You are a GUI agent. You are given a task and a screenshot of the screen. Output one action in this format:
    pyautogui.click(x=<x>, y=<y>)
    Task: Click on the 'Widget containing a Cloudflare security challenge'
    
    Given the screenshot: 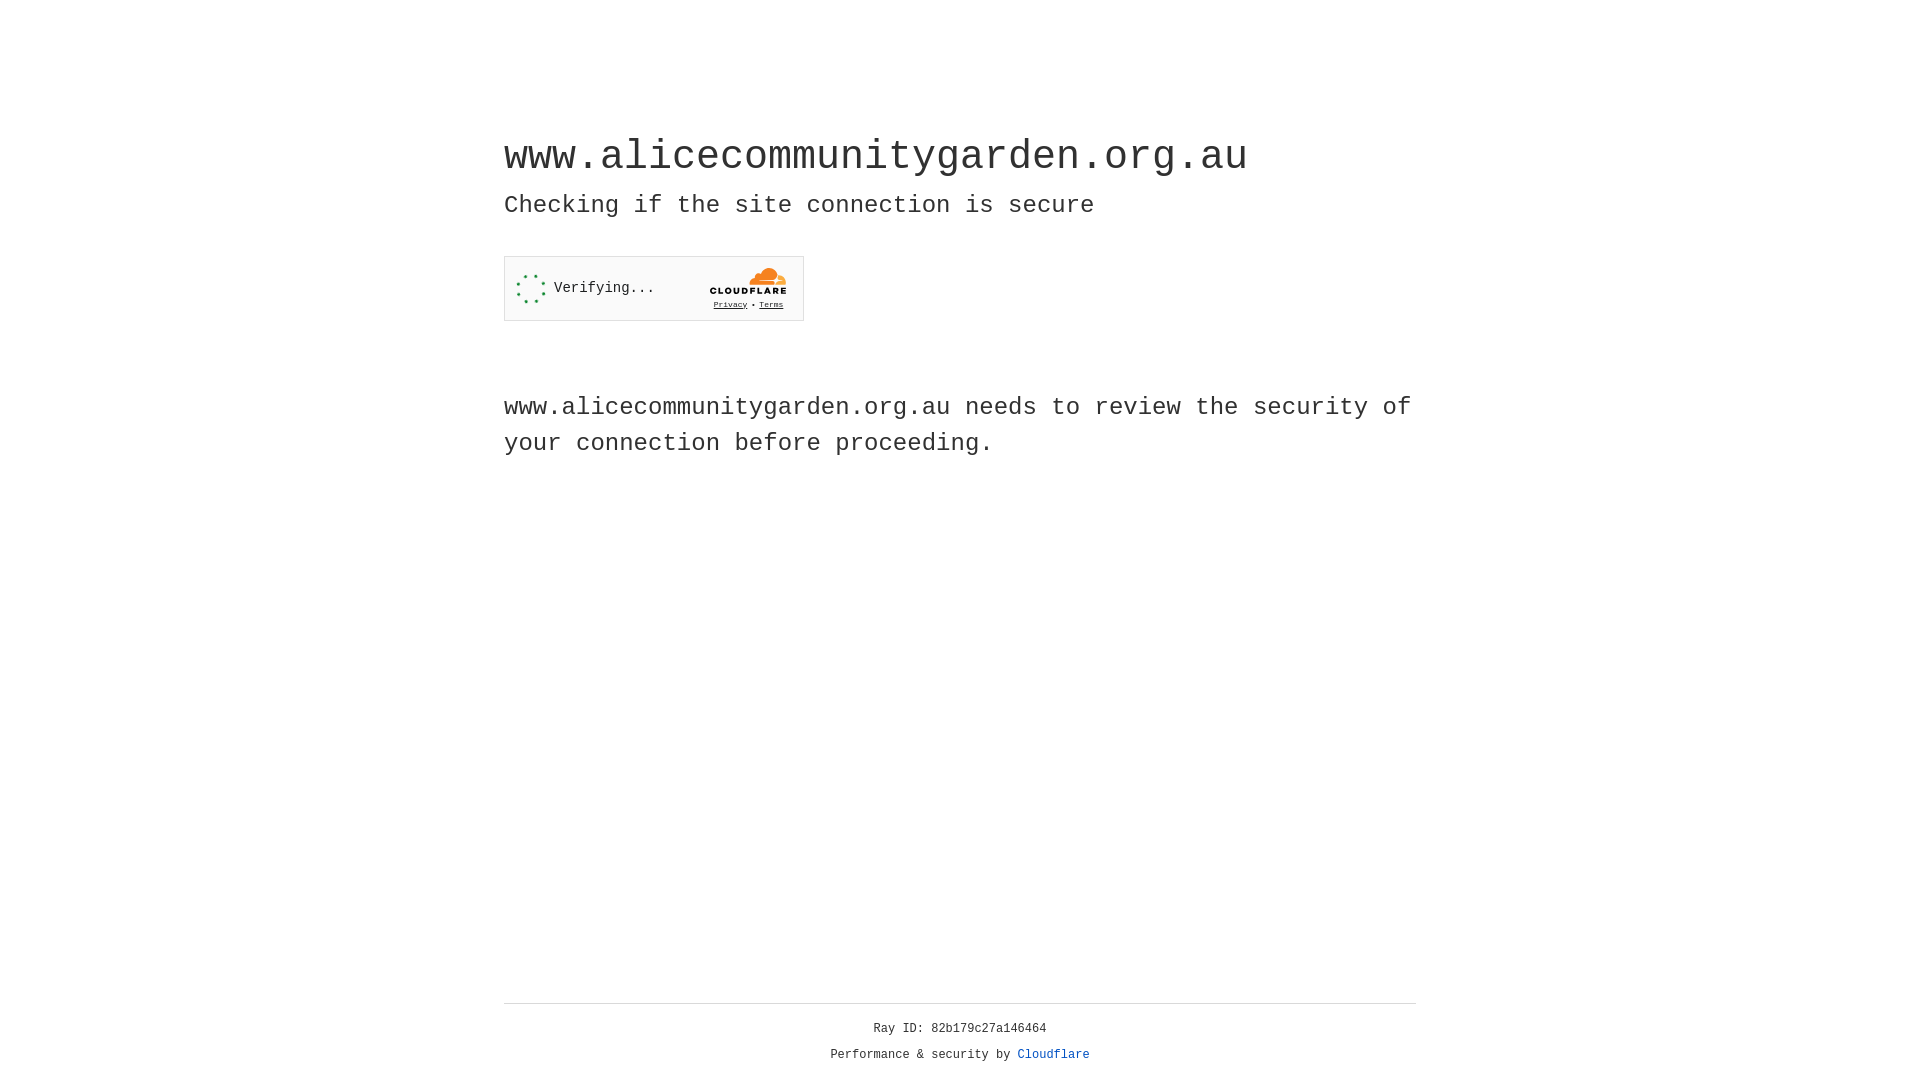 What is the action you would take?
    pyautogui.click(x=653, y=288)
    